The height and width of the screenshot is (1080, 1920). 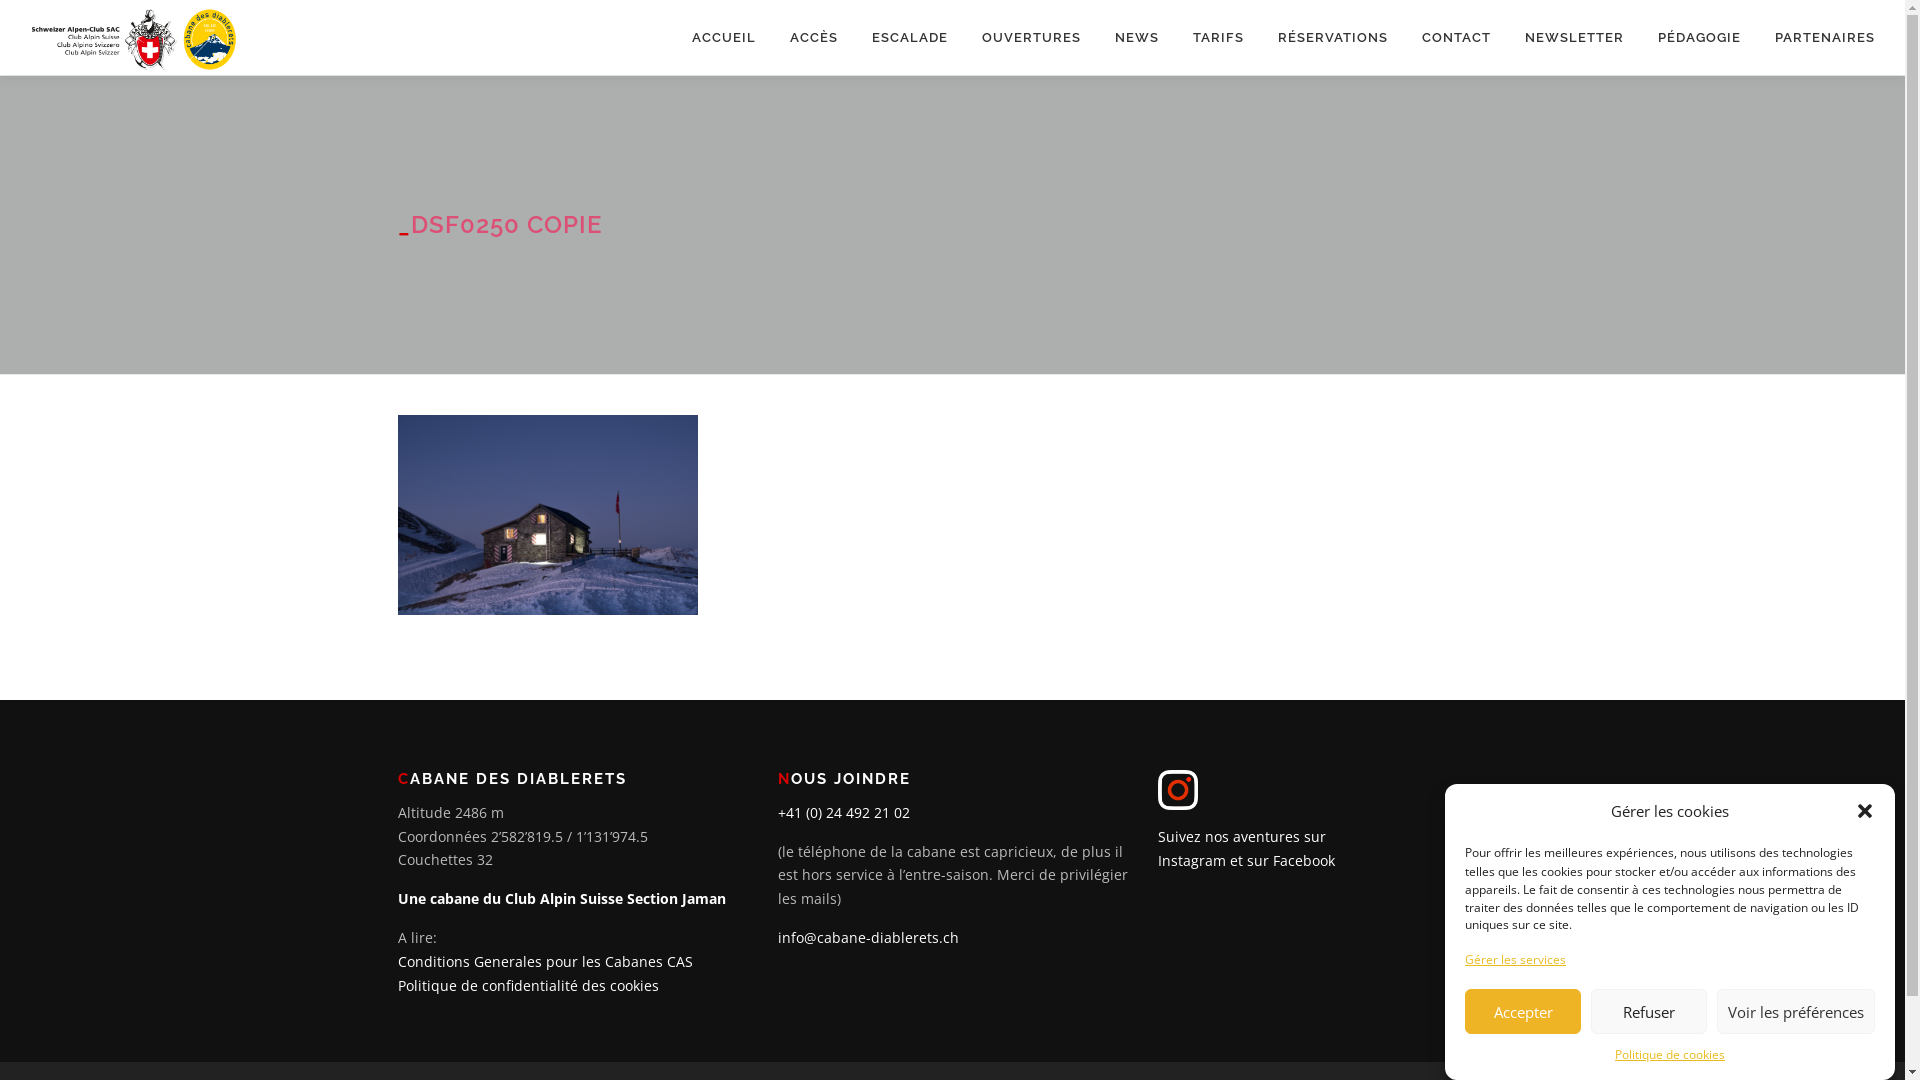 I want to click on 'ACCUEIL', so click(x=723, y=37).